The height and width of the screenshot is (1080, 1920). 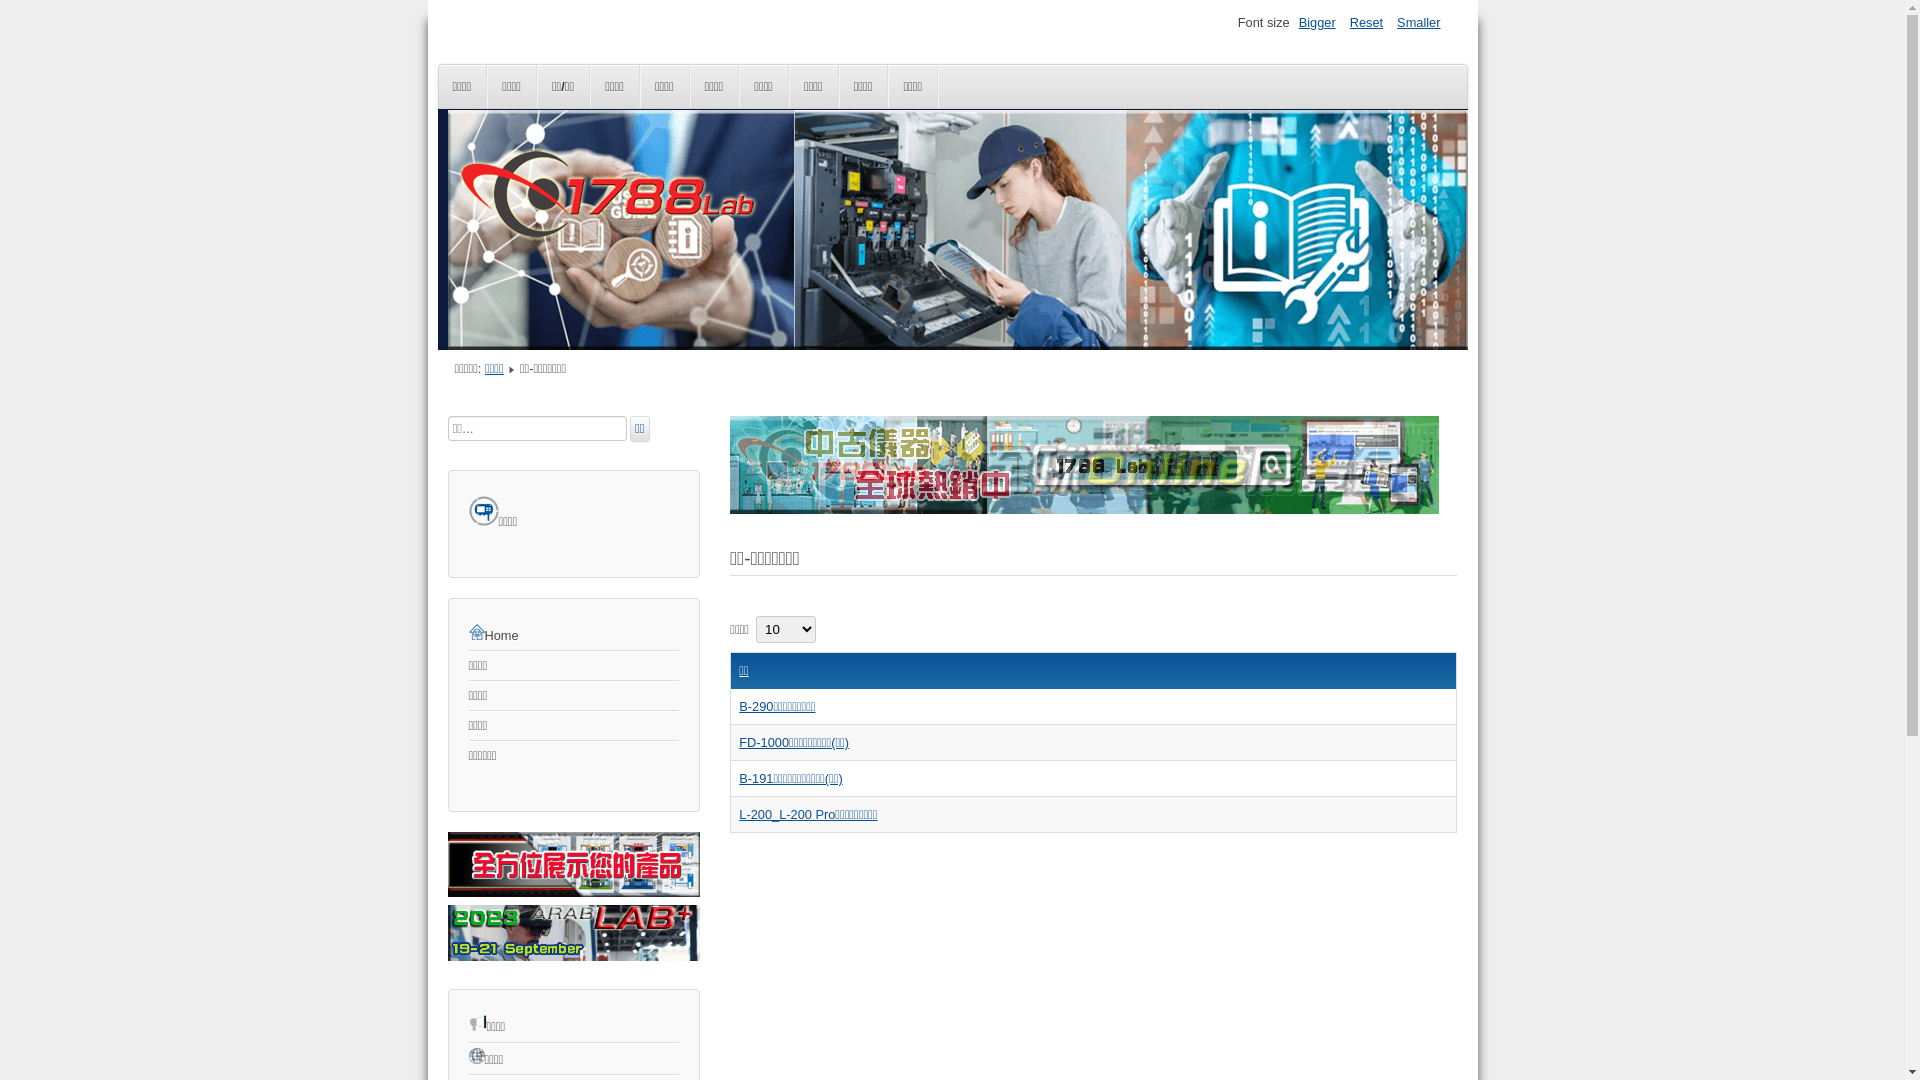 What do you see at coordinates (466, 635) in the screenshot?
I see `'Home'` at bounding box center [466, 635].